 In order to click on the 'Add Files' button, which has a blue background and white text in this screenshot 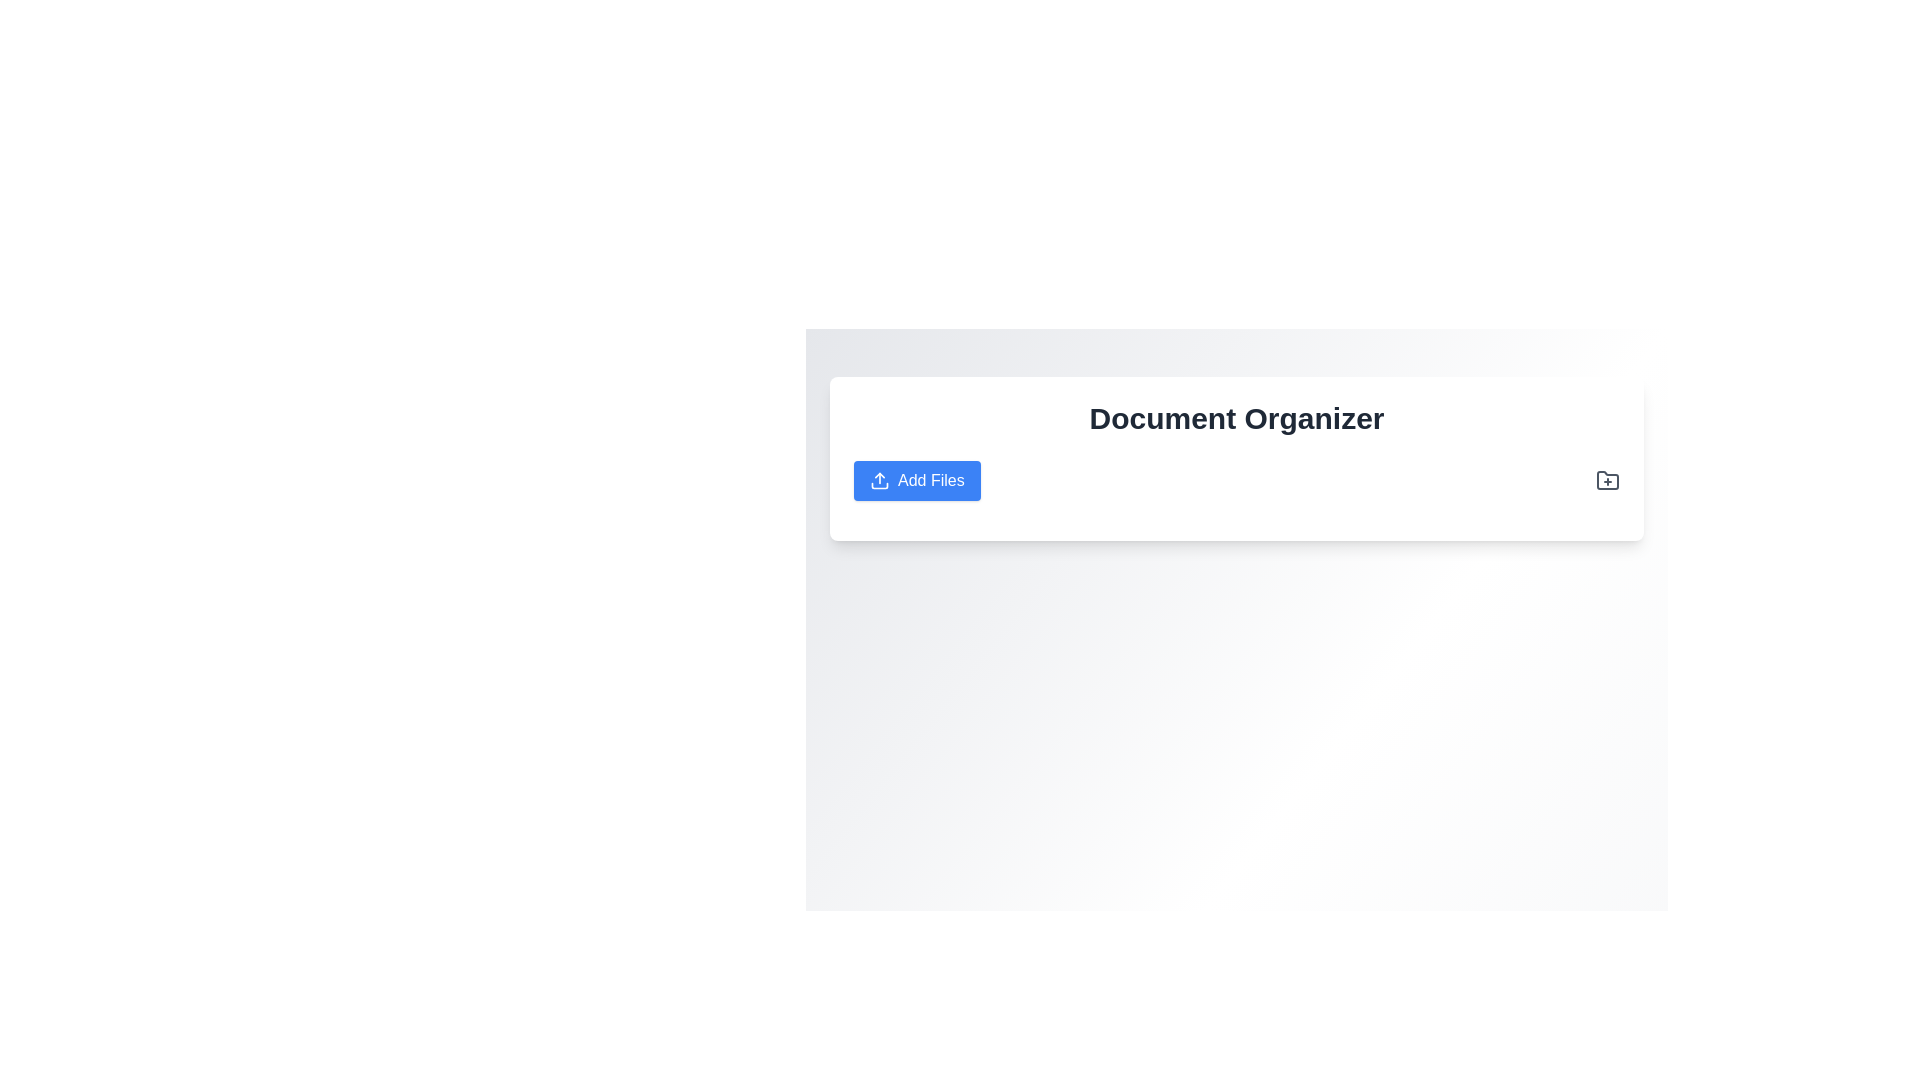, I will do `click(916, 481)`.